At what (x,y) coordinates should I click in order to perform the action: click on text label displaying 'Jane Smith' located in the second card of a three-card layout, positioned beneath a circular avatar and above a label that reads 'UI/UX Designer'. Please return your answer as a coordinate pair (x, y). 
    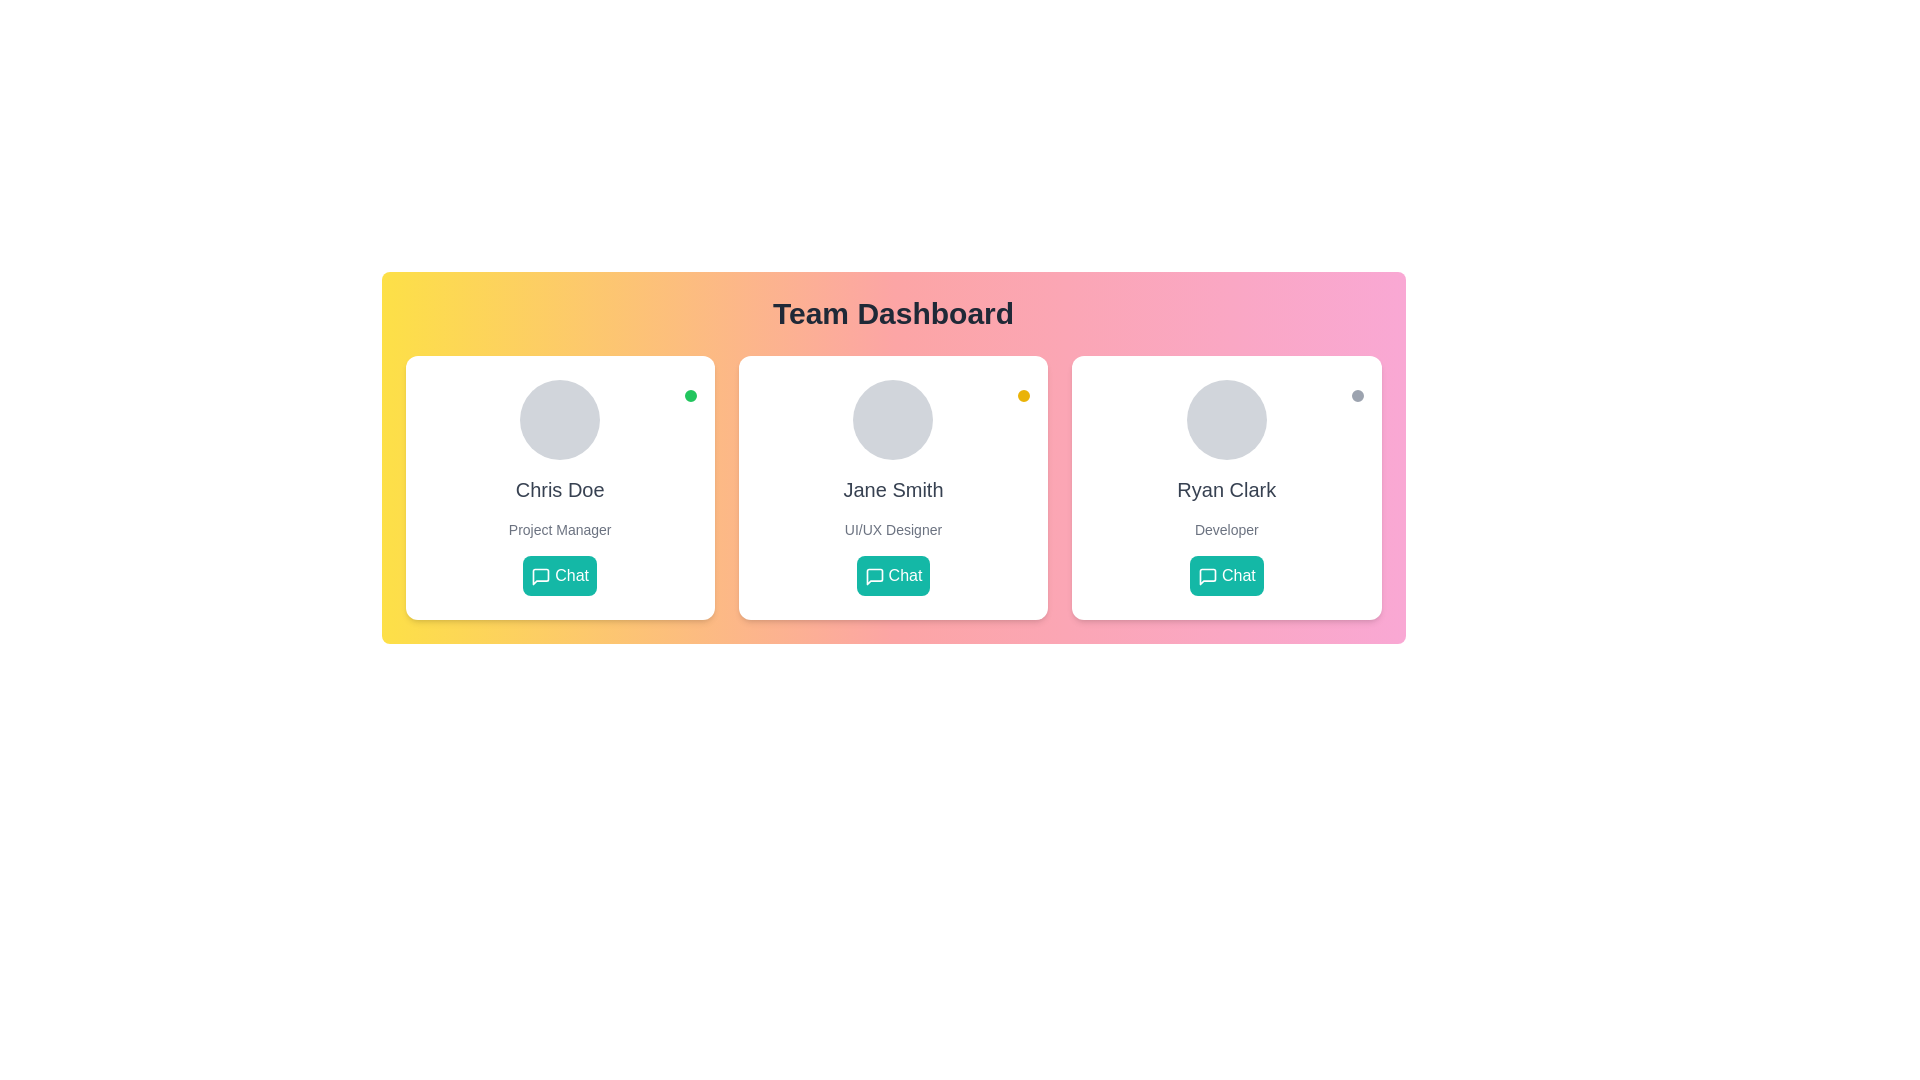
    Looking at the image, I should click on (892, 489).